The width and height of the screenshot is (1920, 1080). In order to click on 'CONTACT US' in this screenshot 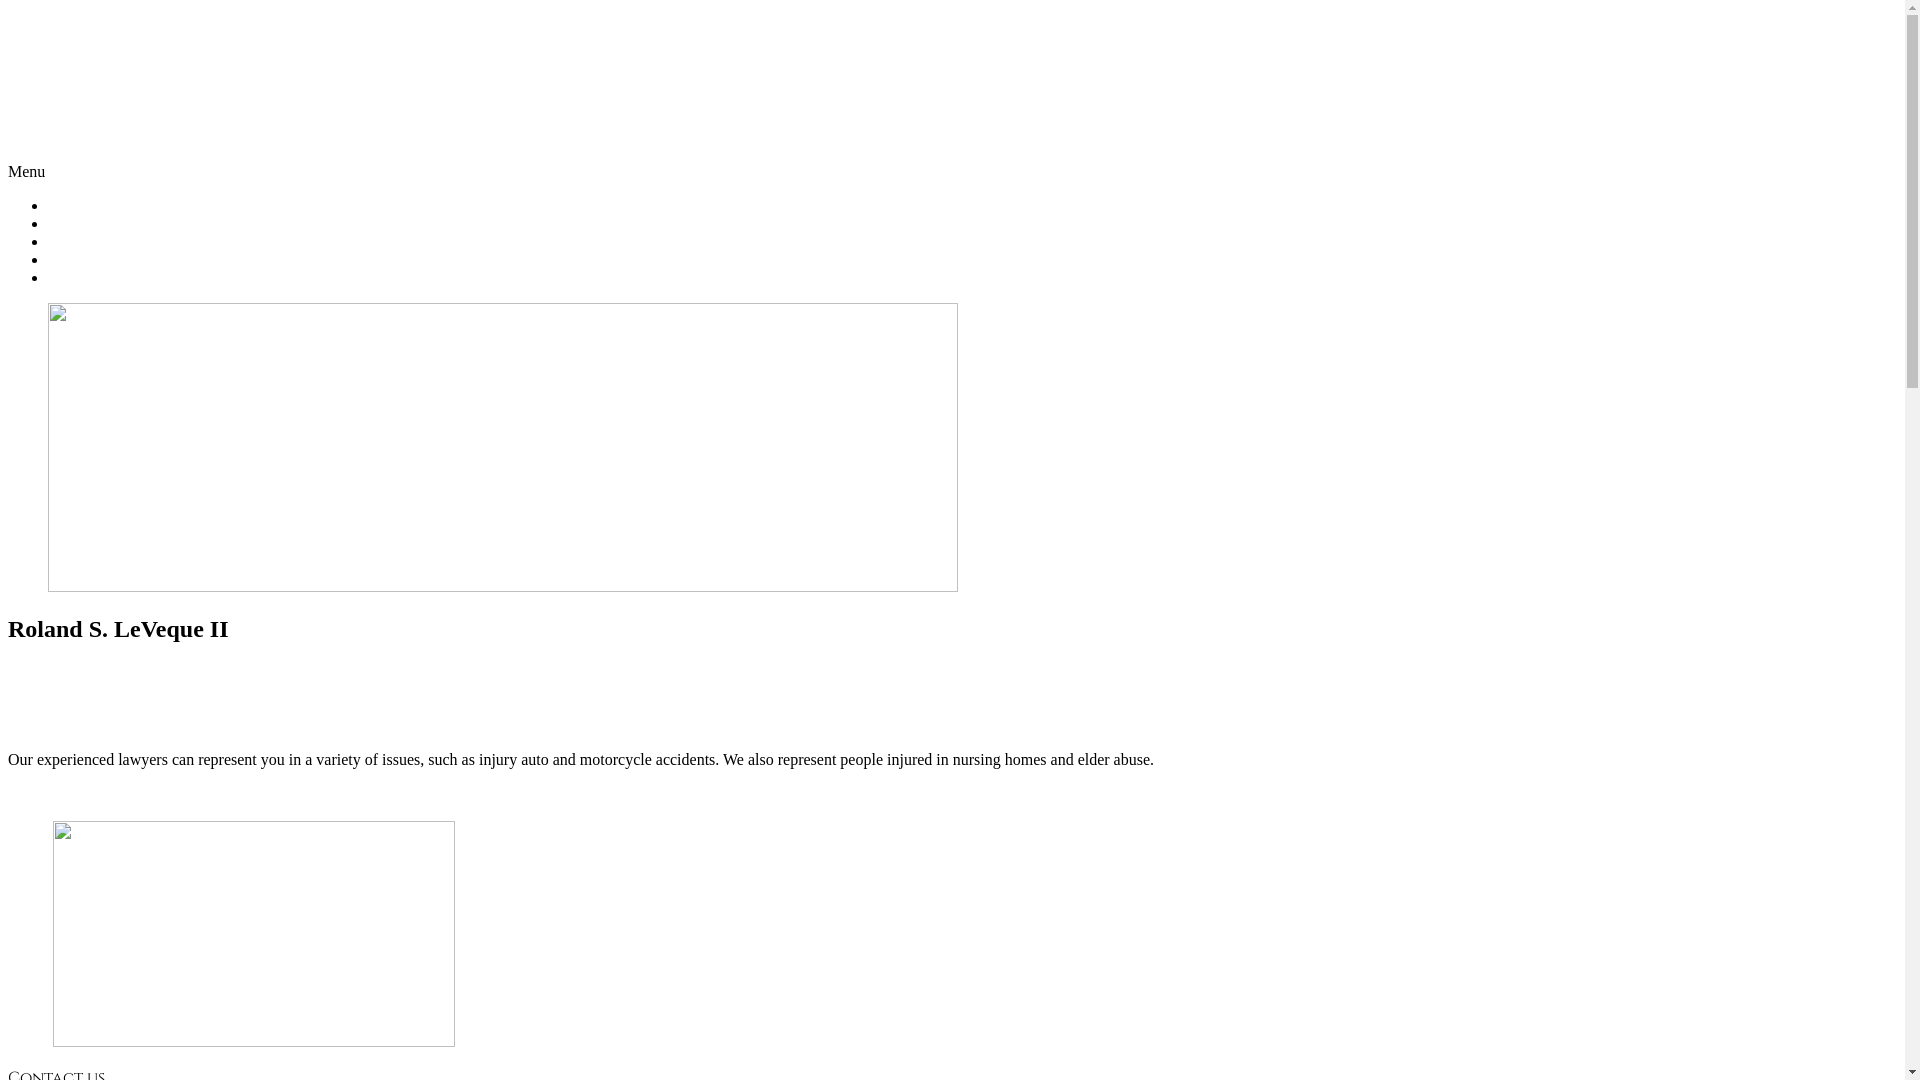, I will do `click(95, 277)`.